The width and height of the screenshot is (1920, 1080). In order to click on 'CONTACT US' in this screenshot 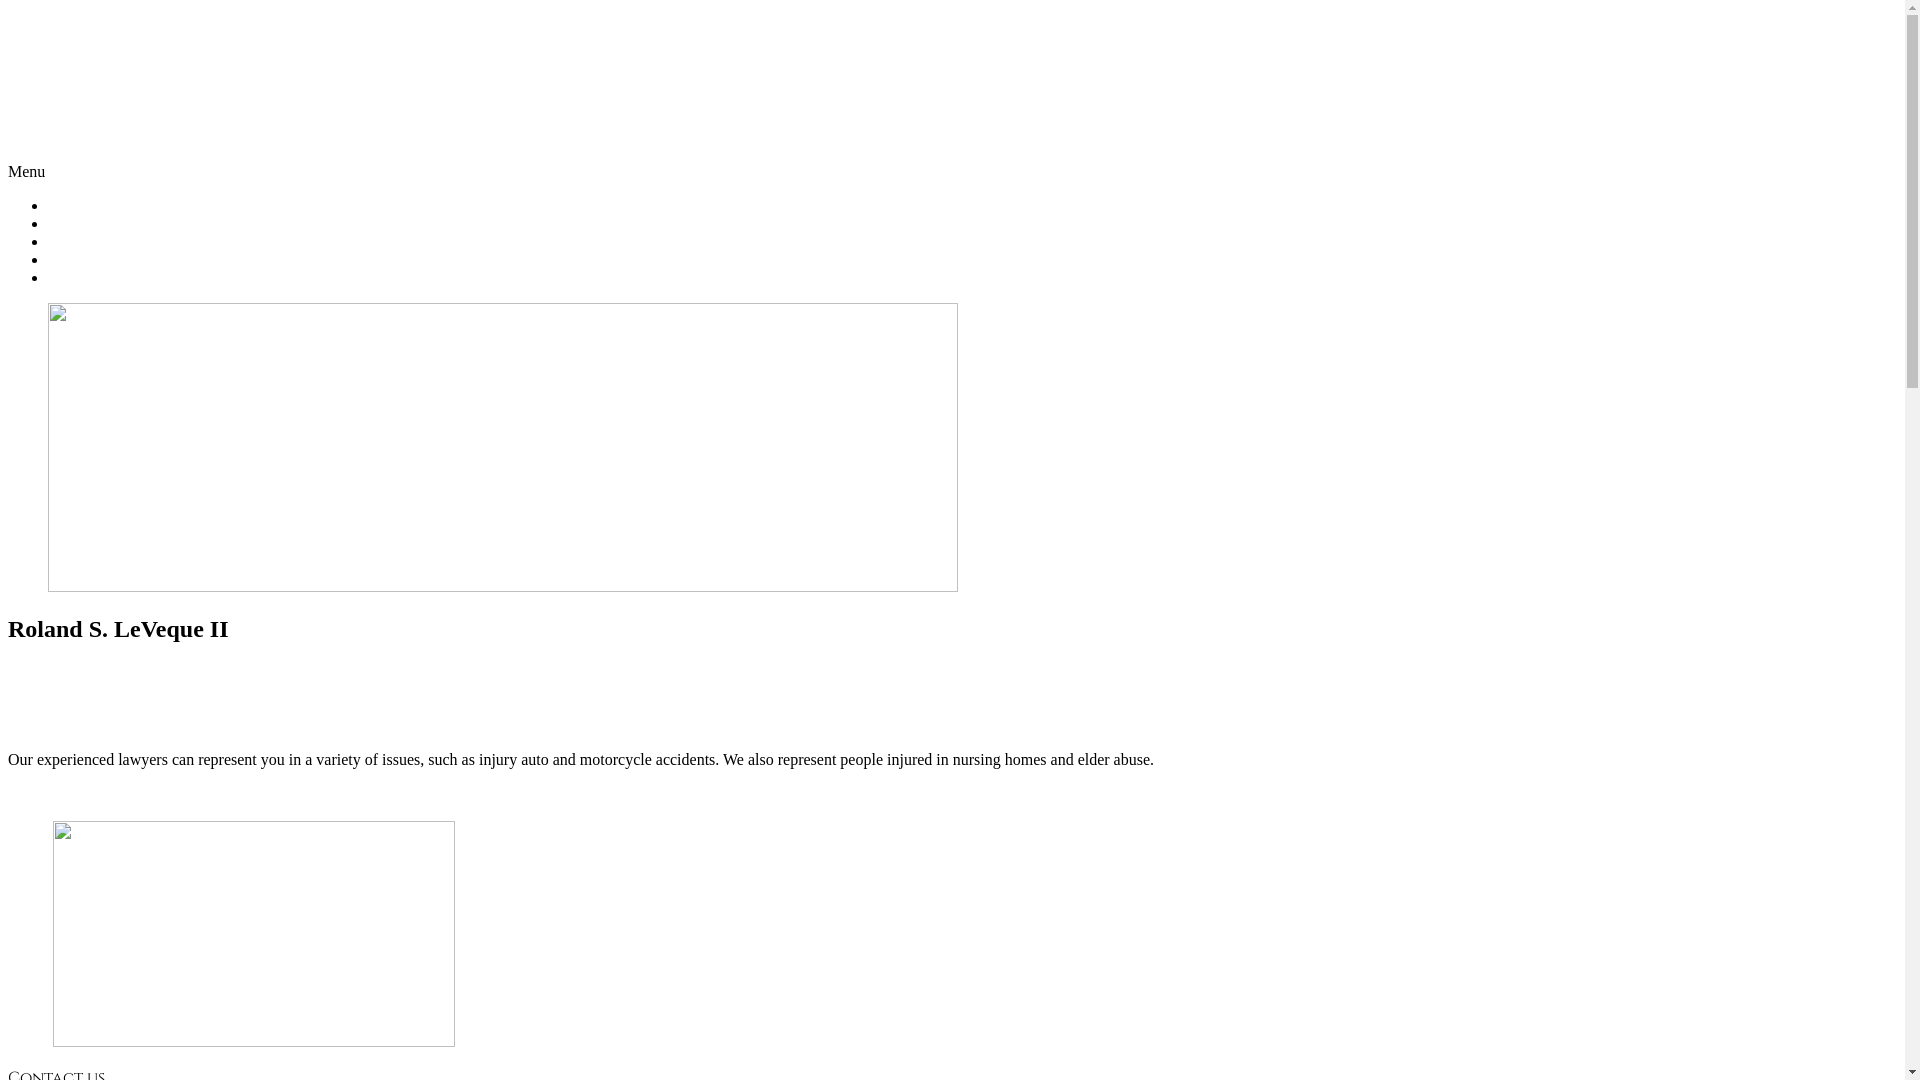, I will do `click(95, 277)`.